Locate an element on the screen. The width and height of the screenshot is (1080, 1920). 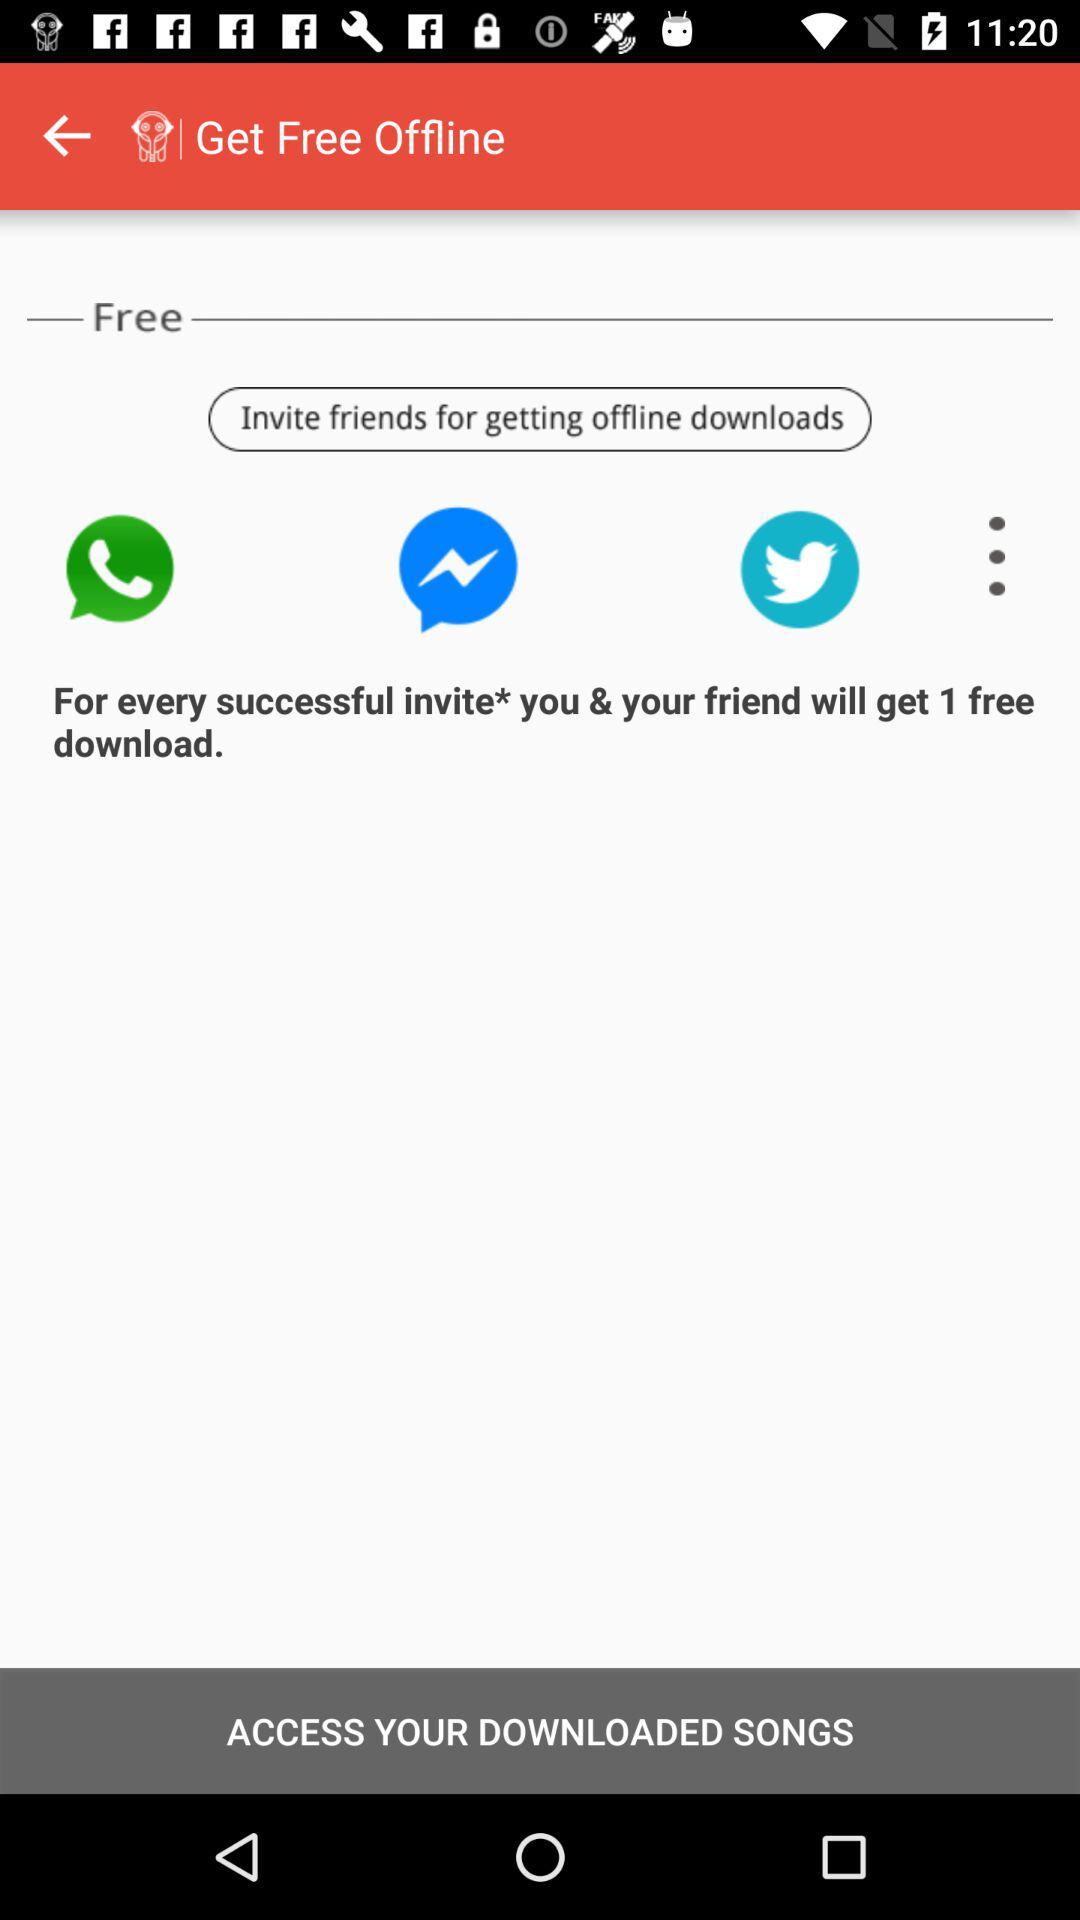
share on twitter is located at coordinates (799, 568).